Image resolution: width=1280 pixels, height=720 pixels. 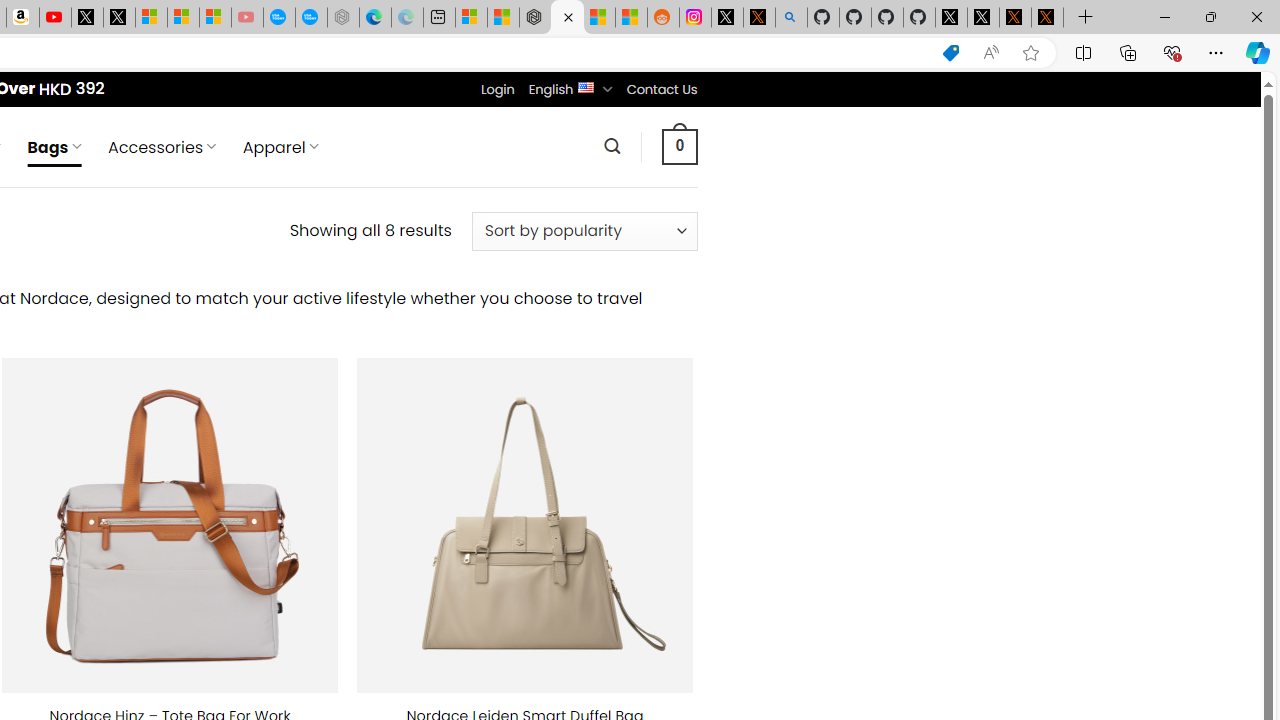 What do you see at coordinates (343, 17) in the screenshot?
I see `'Nordace - Nordace has arrived Hong Kong - Sleeping'` at bounding box center [343, 17].